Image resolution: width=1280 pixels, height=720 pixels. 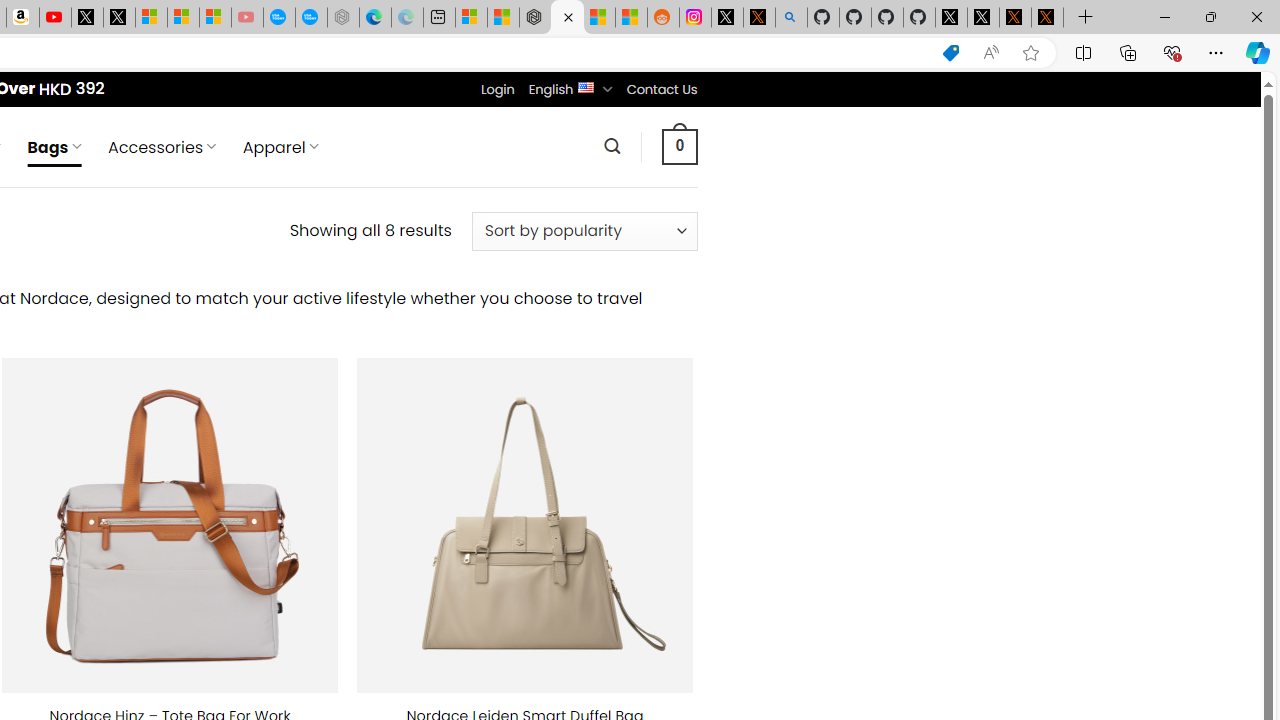 What do you see at coordinates (343, 17) in the screenshot?
I see `'Nordace - Nordace has arrived Hong Kong - Sleeping'` at bounding box center [343, 17].